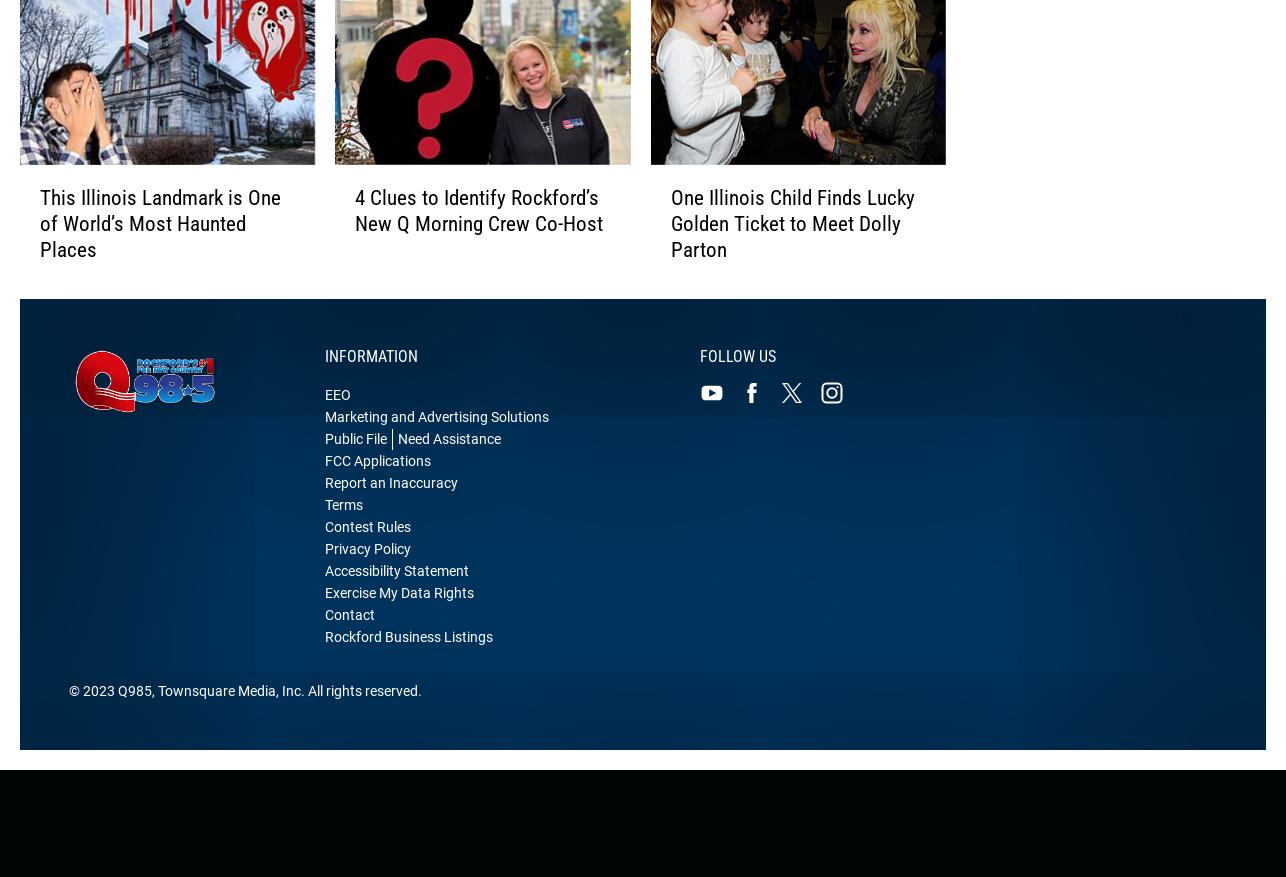  Describe the element at coordinates (792, 245) in the screenshot. I see `'One Illinois Child Finds Lucky Golden Ticket to Meet Dolly Parton'` at that location.